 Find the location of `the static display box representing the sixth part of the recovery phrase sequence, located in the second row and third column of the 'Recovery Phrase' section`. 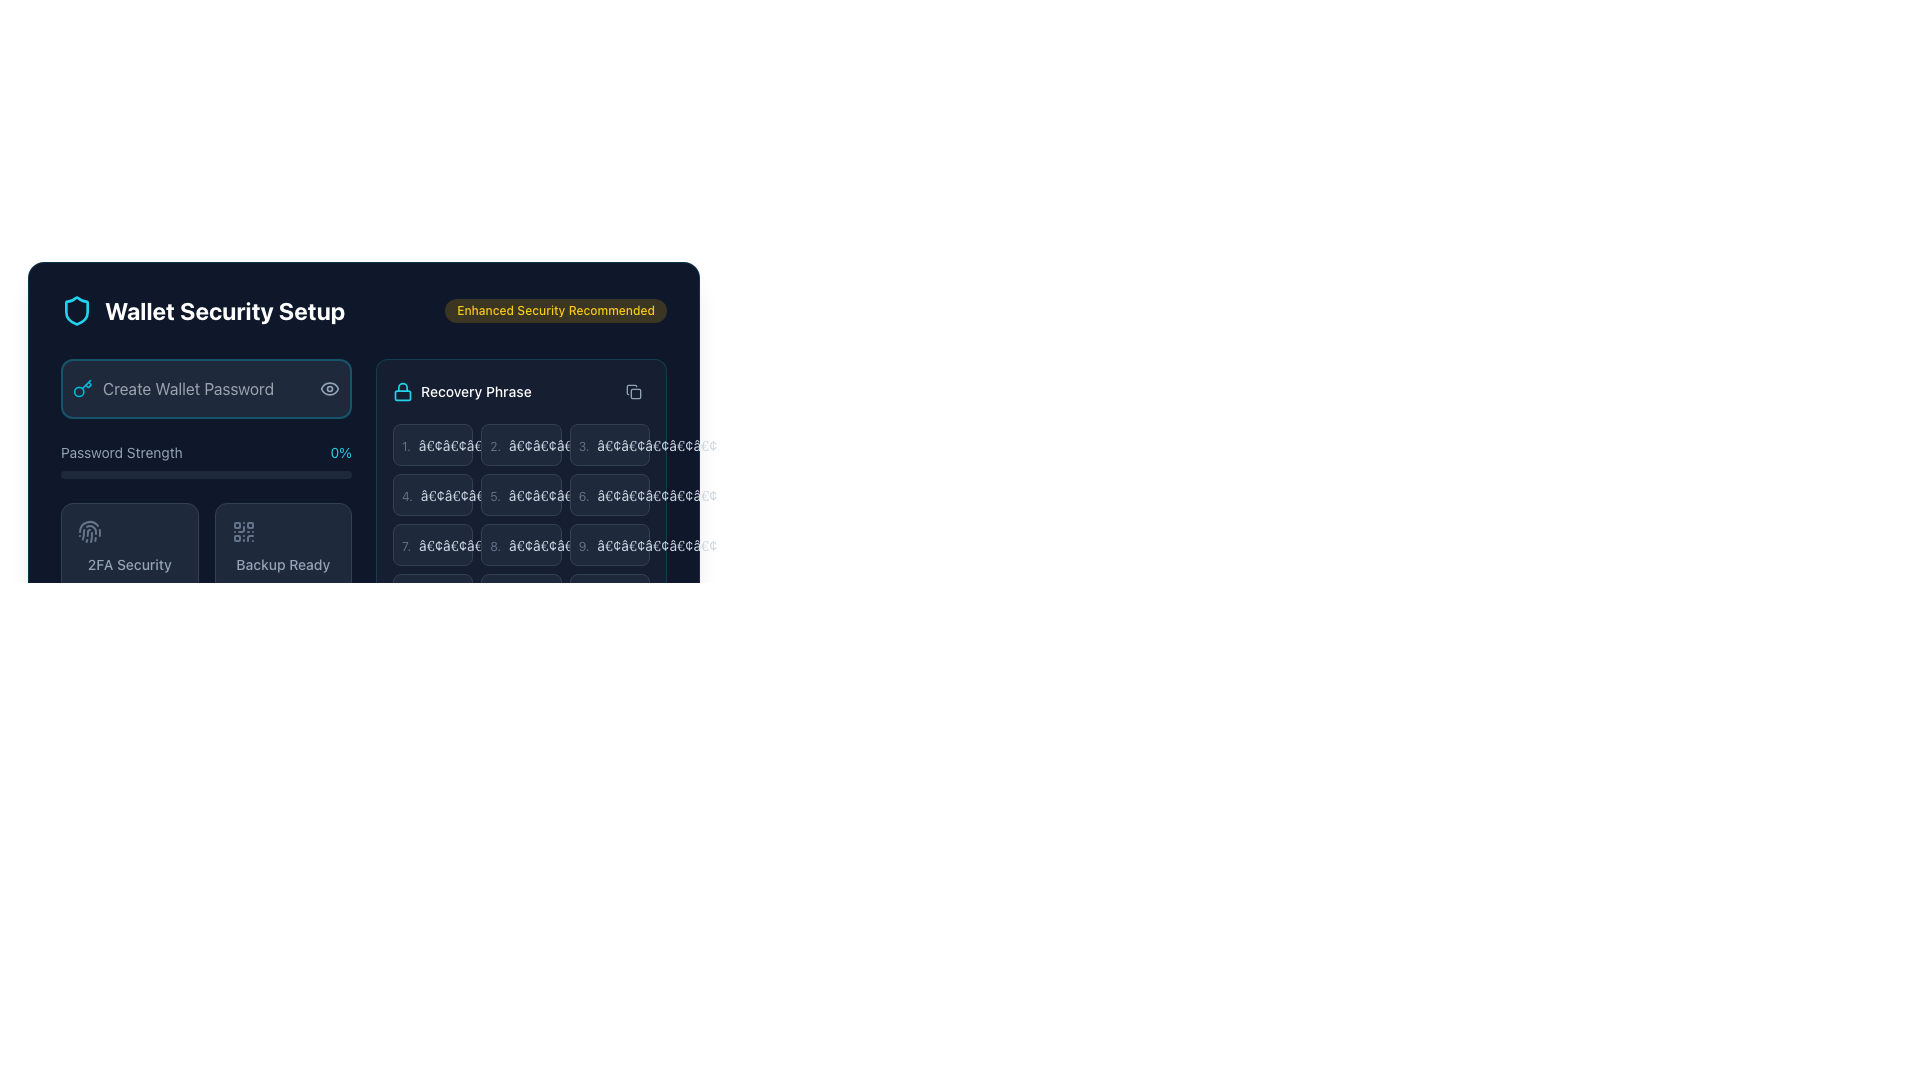

the static display box representing the sixth part of the recovery phrase sequence, located in the second row and third column of the 'Recovery Phrase' section is located at coordinates (608, 494).